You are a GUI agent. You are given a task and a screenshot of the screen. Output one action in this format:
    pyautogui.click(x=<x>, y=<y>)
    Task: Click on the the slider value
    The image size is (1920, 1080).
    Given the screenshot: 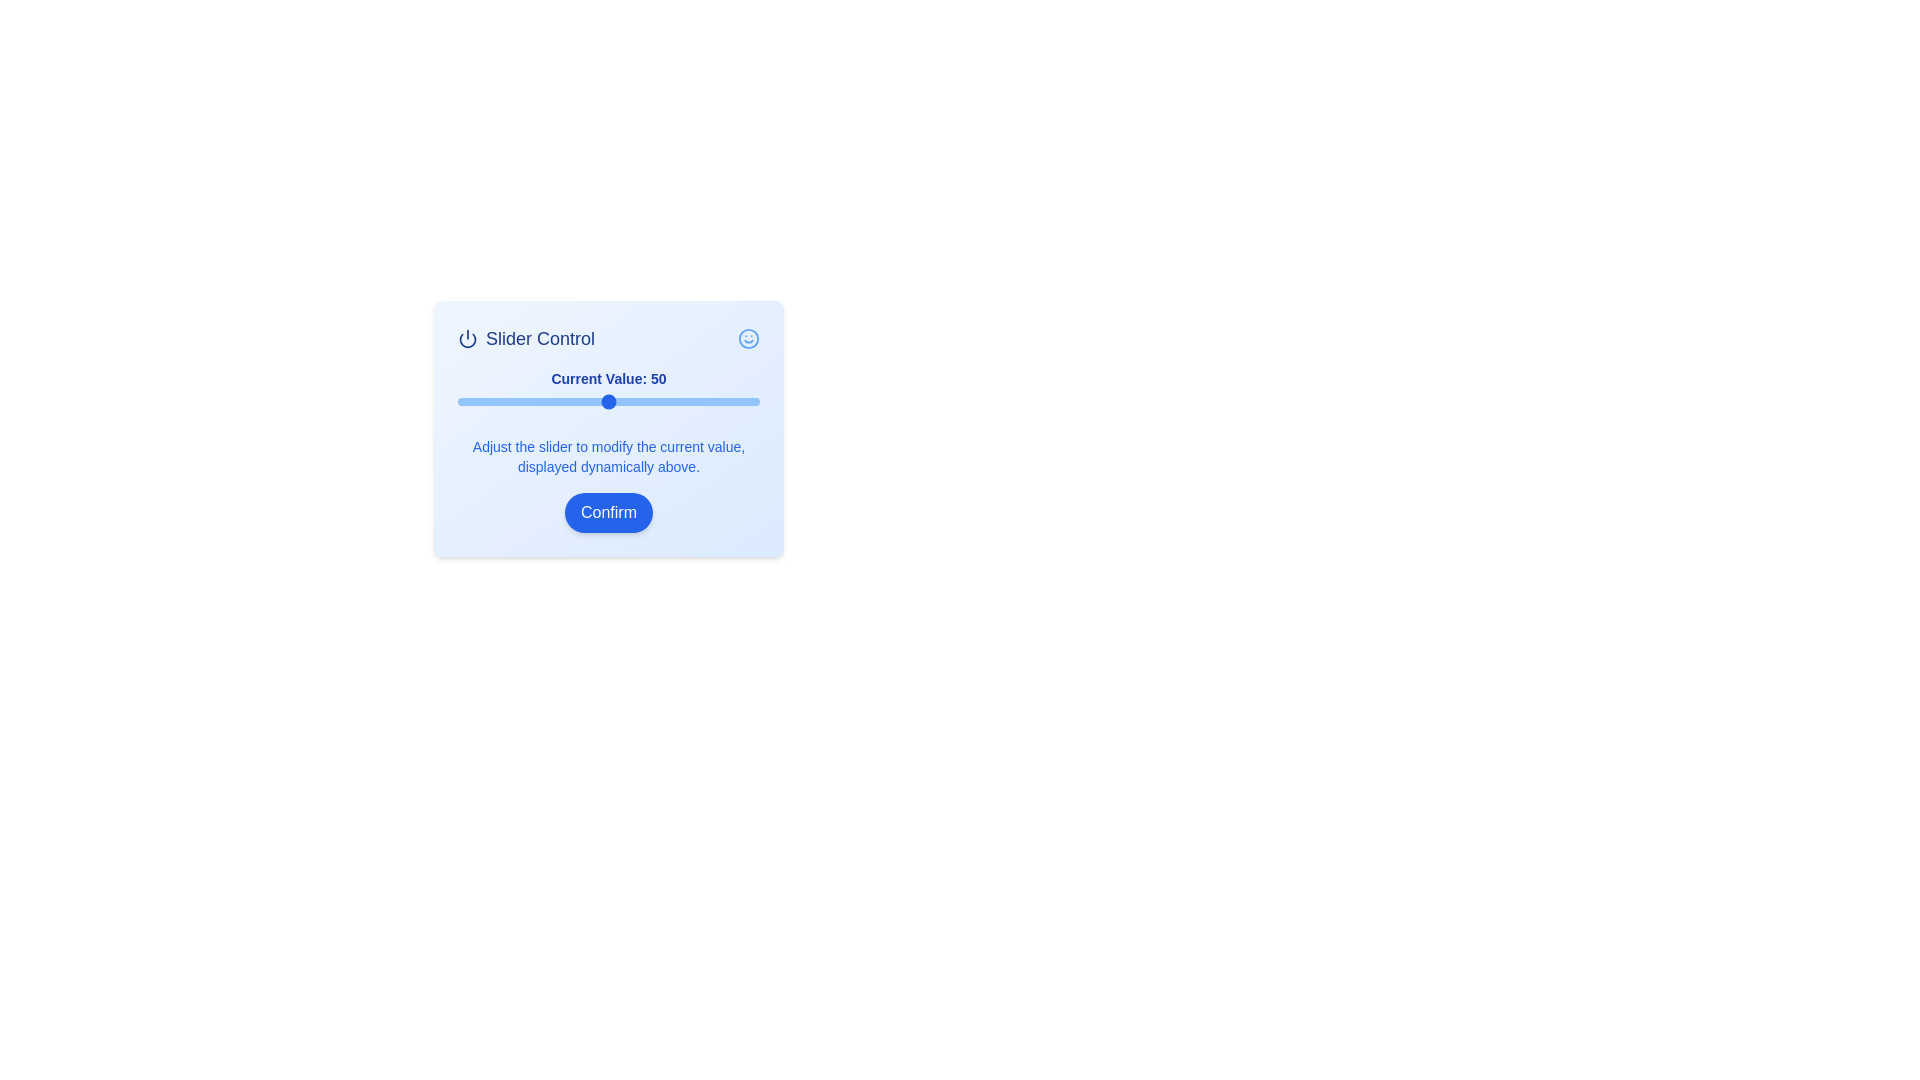 What is the action you would take?
    pyautogui.click(x=565, y=401)
    